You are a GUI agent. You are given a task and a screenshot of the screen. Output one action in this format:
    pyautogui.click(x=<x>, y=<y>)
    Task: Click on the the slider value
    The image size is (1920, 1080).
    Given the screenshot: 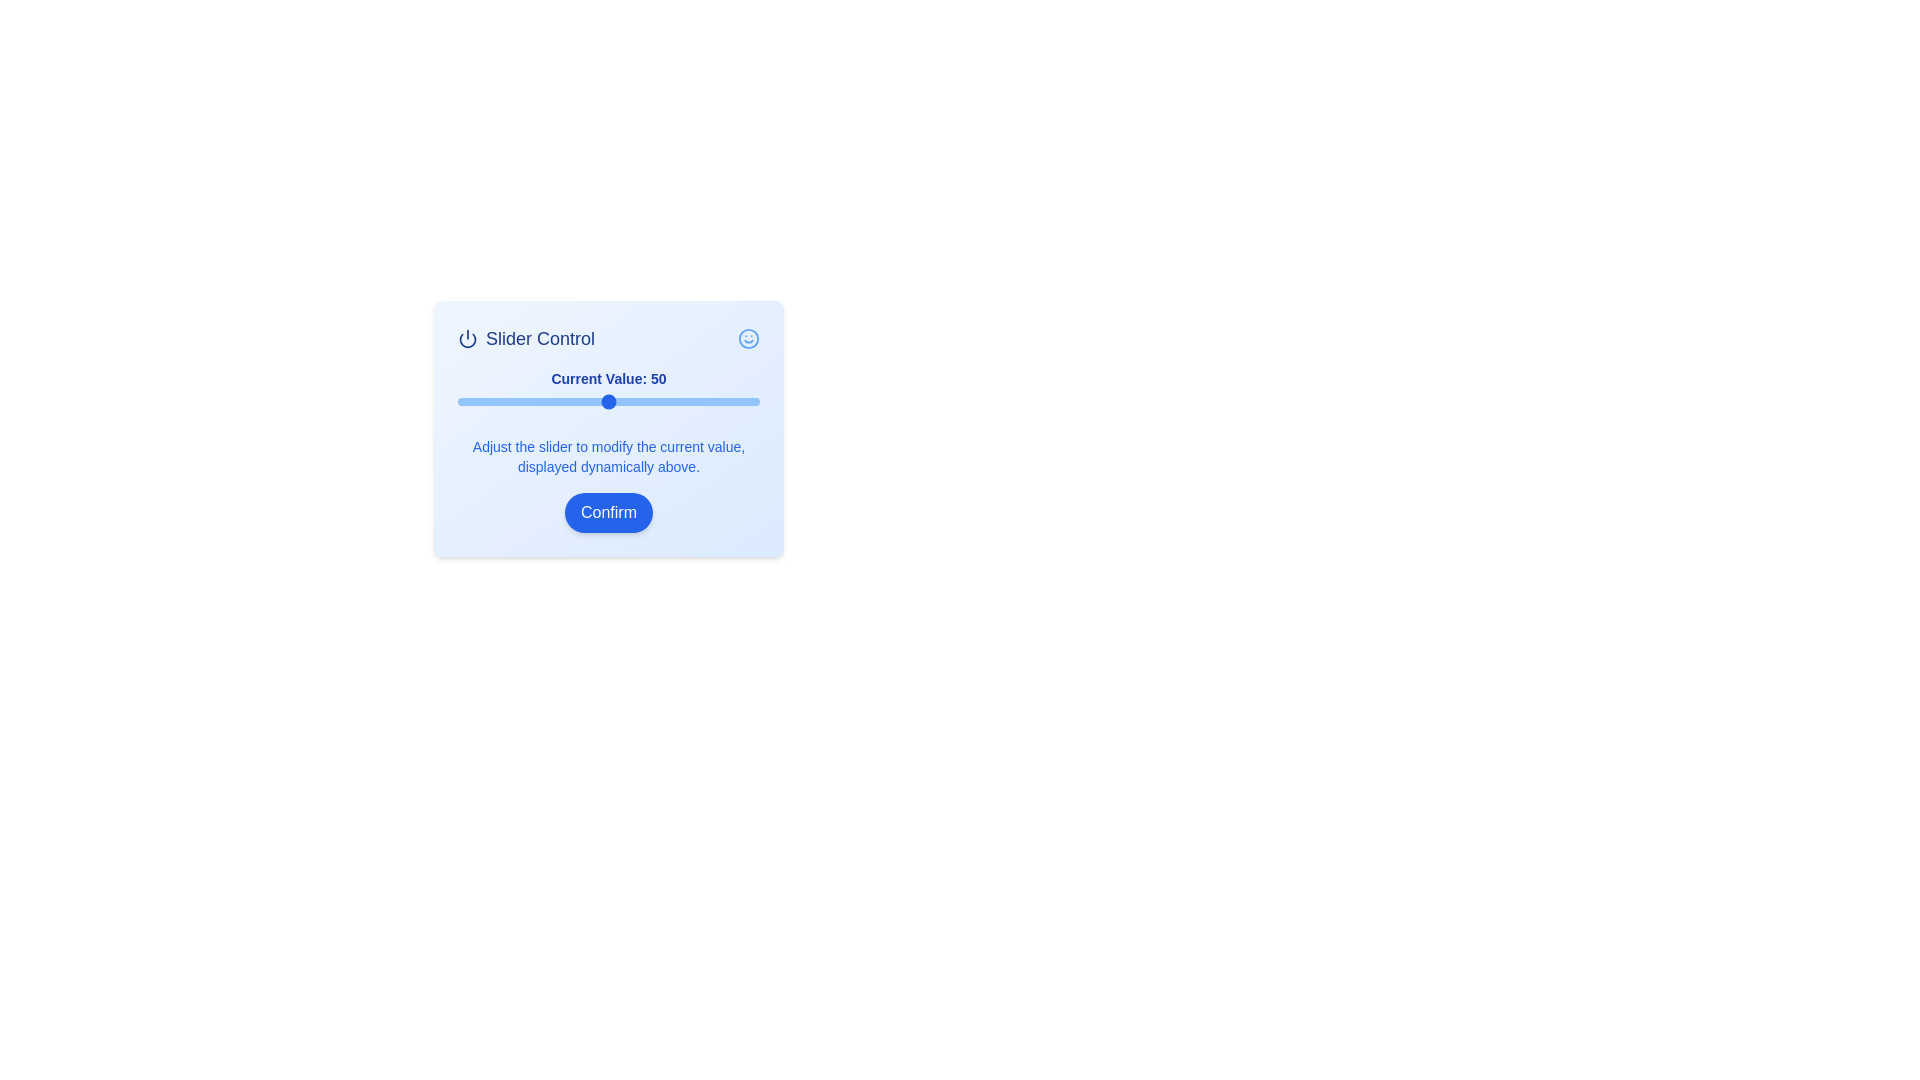 What is the action you would take?
    pyautogui.click(x=565, y=401)
    